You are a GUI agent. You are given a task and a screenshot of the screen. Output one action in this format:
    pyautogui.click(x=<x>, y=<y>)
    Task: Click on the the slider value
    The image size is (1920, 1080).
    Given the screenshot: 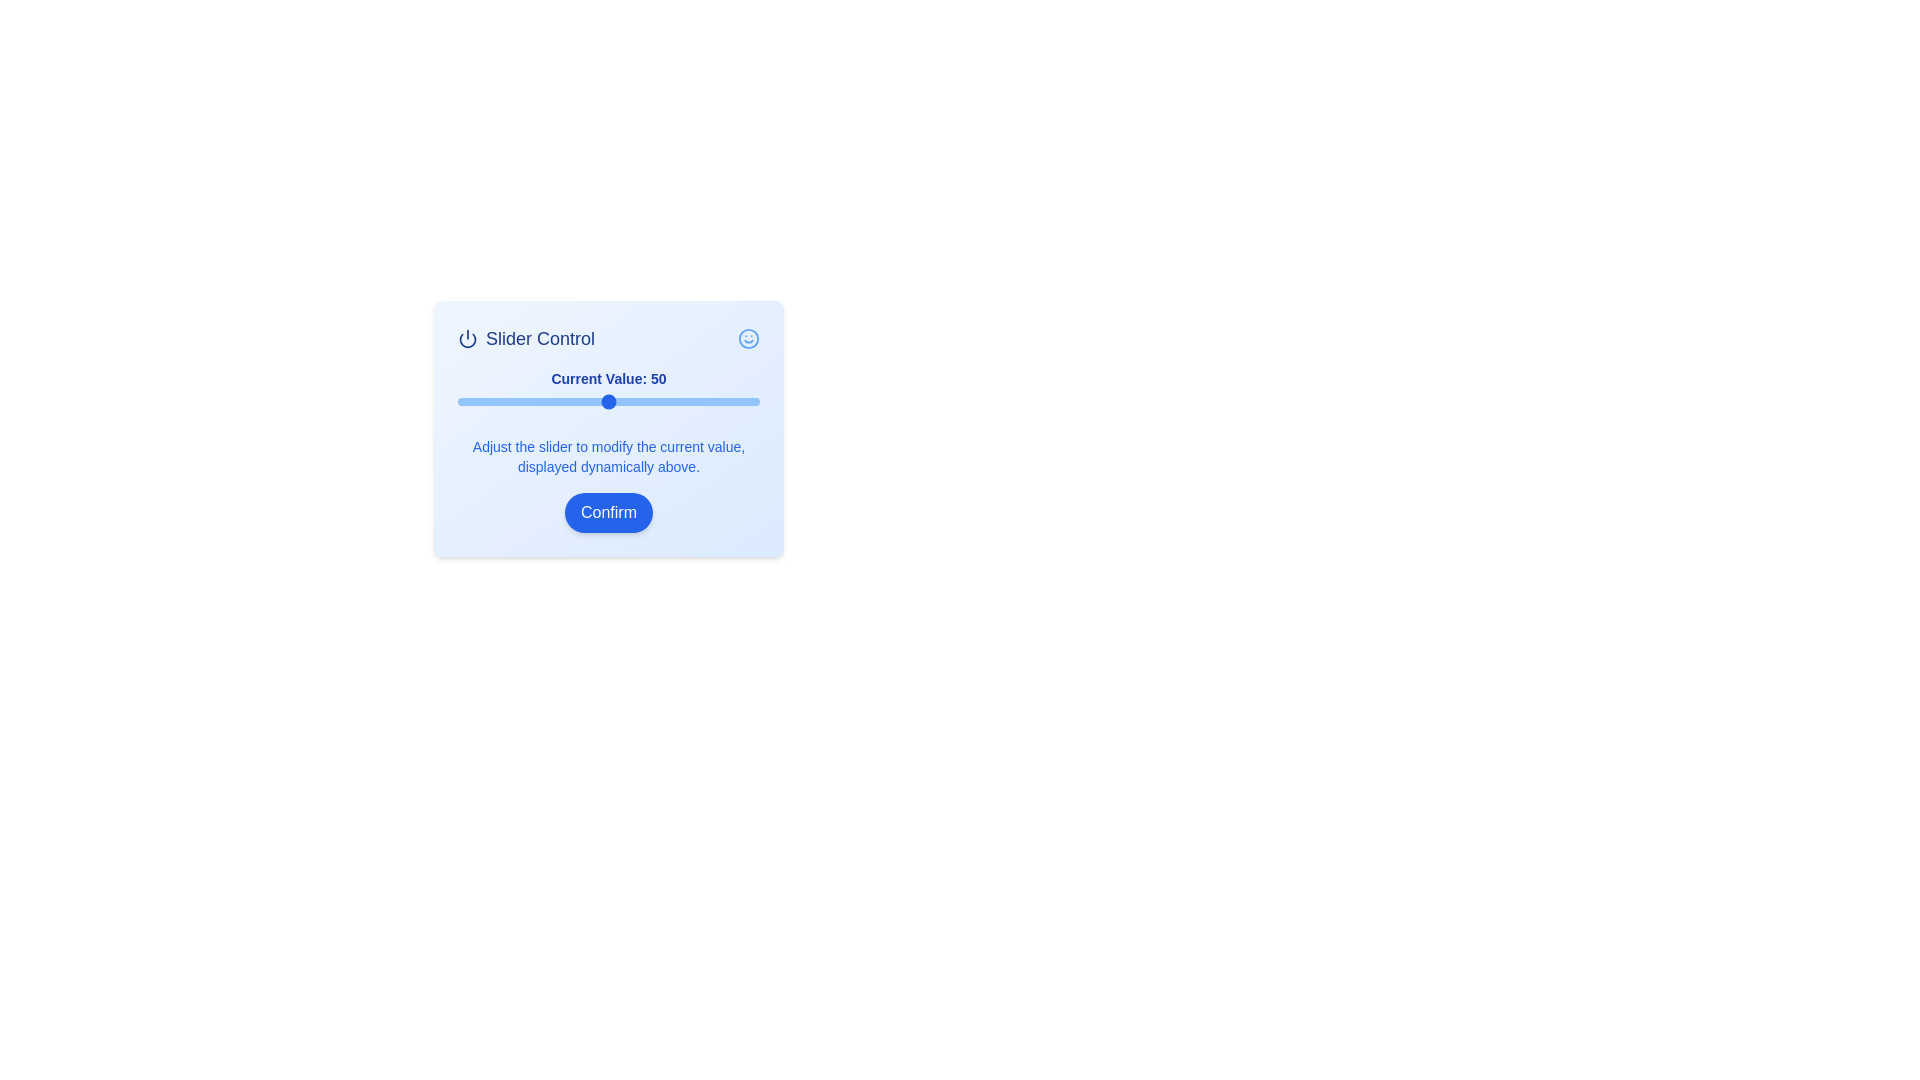 What is the action you would take?
    pyautogui.click(x=565, y=401)
    